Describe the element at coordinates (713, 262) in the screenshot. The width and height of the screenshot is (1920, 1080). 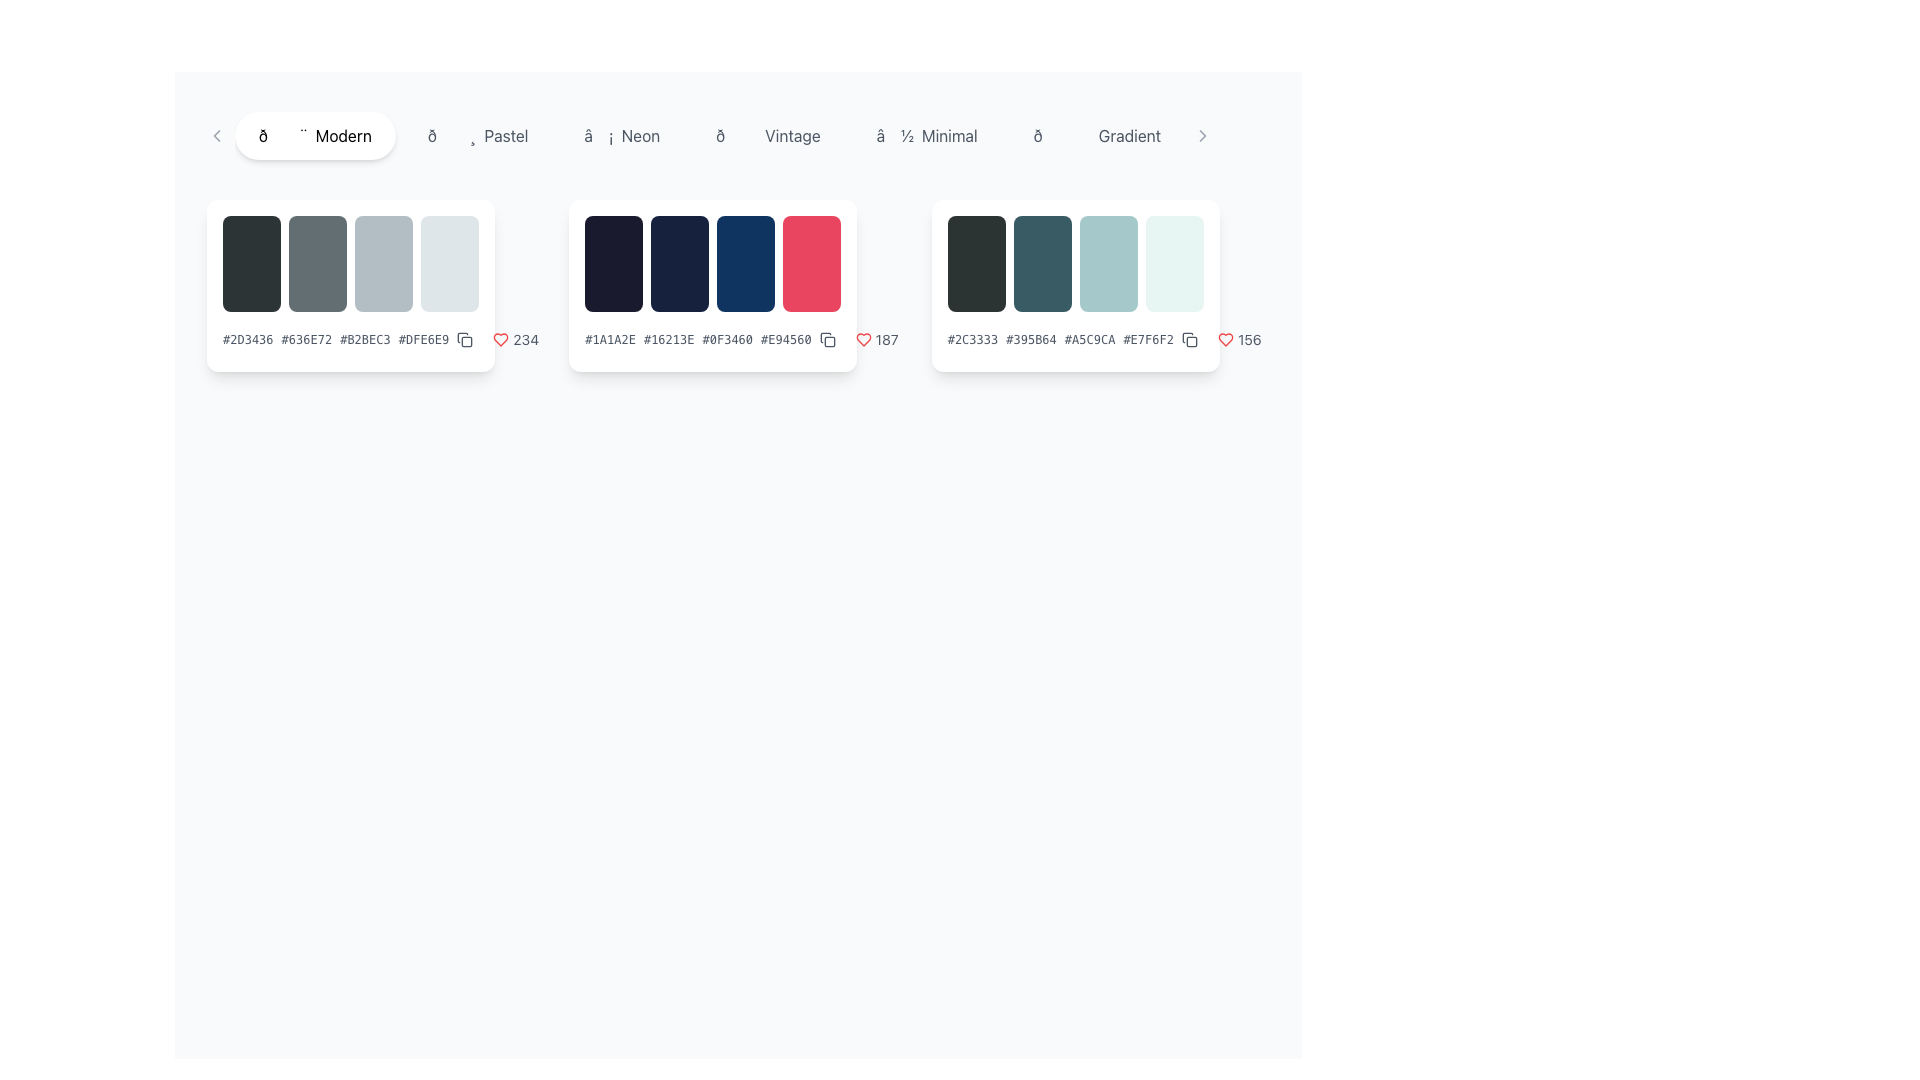
I see `the Color Display Strip, which contains four color blocks (dark navy, navy, deep blue, and bright red) with rounded corners and hover animations` at that location.